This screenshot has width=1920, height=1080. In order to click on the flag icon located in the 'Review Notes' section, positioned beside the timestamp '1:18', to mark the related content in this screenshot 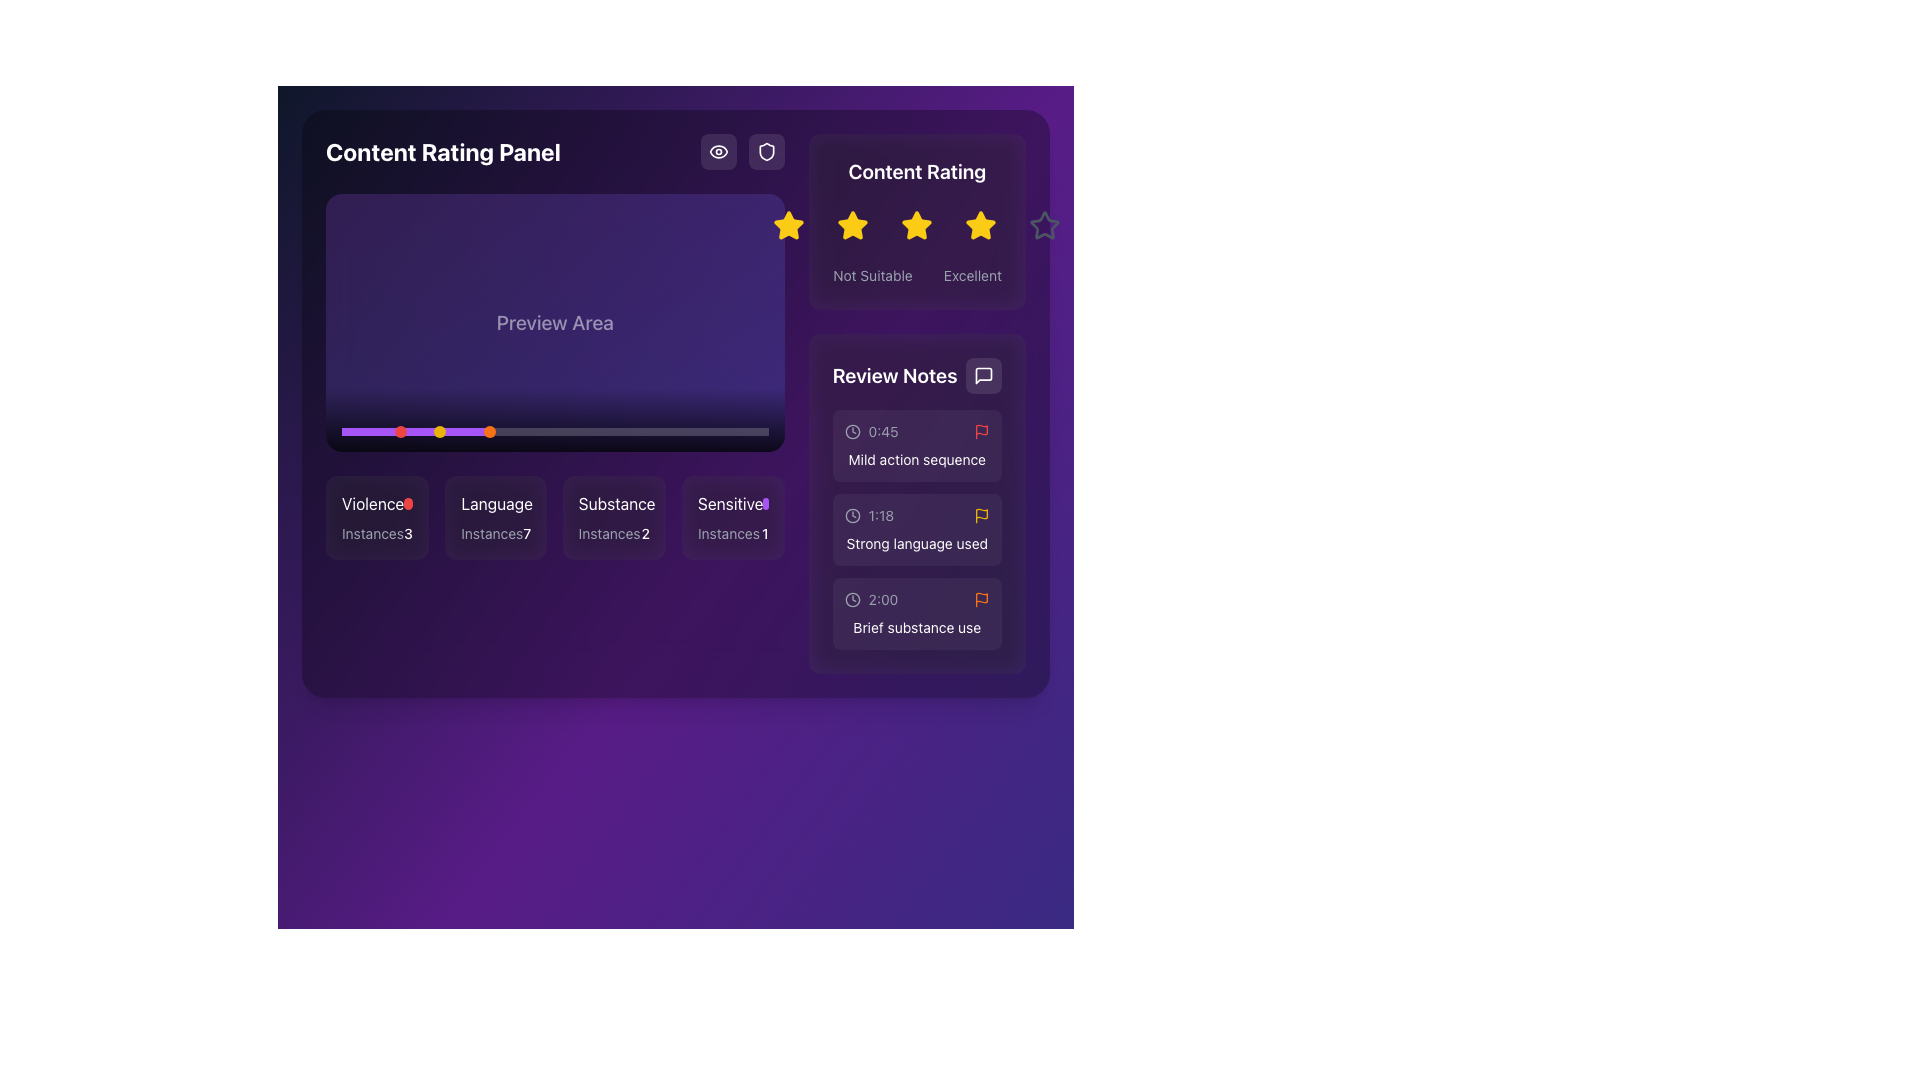, I will do `click(981, 515)`.